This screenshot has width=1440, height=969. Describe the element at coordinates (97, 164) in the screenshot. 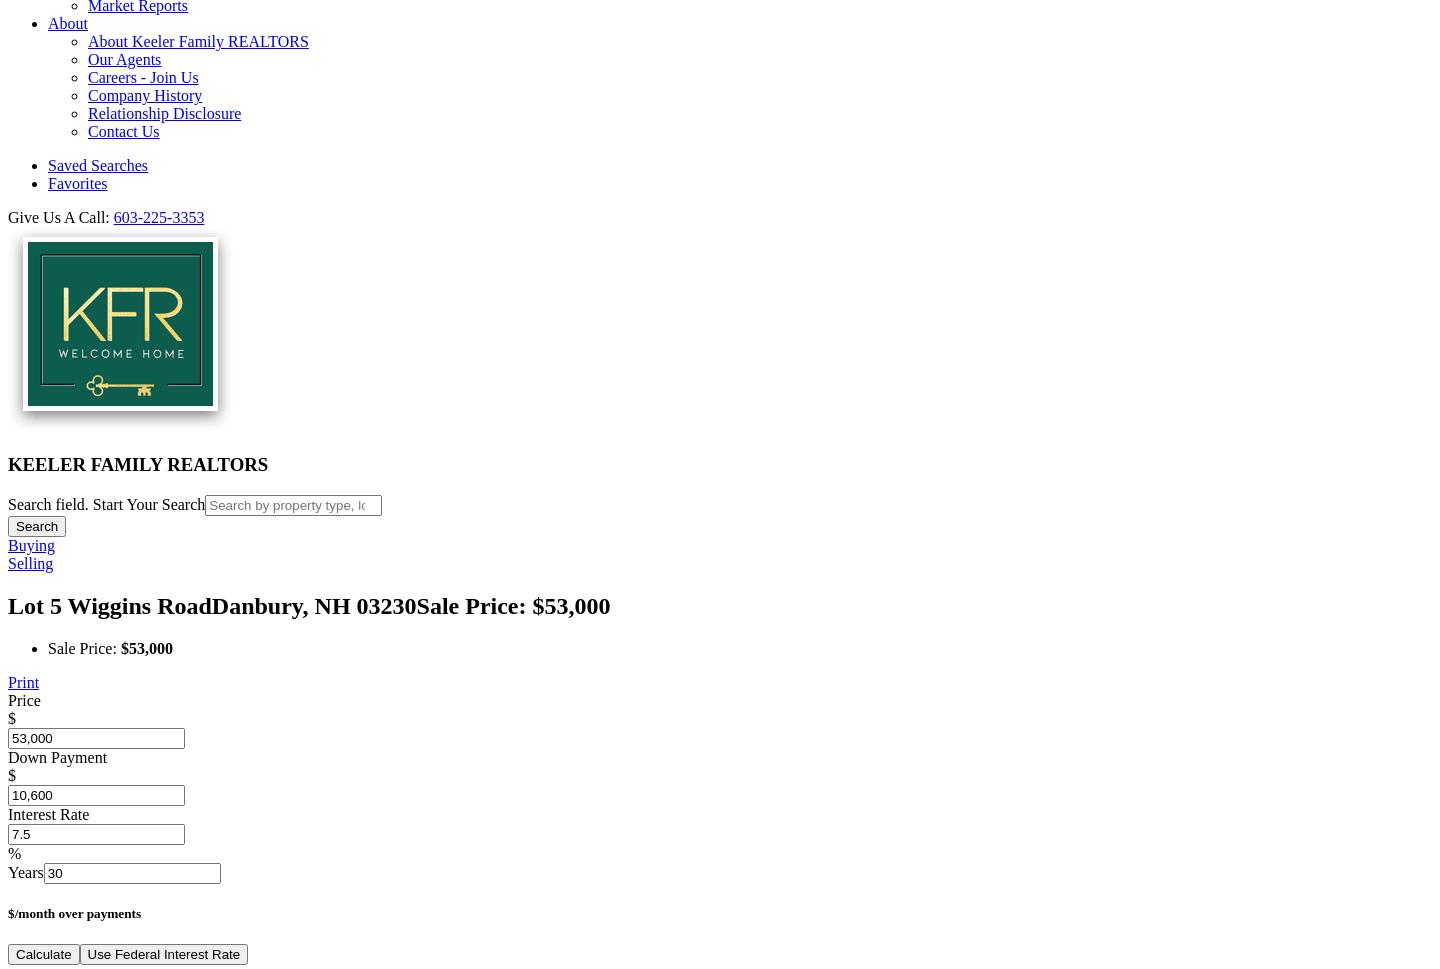

I see `'Saved Searches'` at that location.